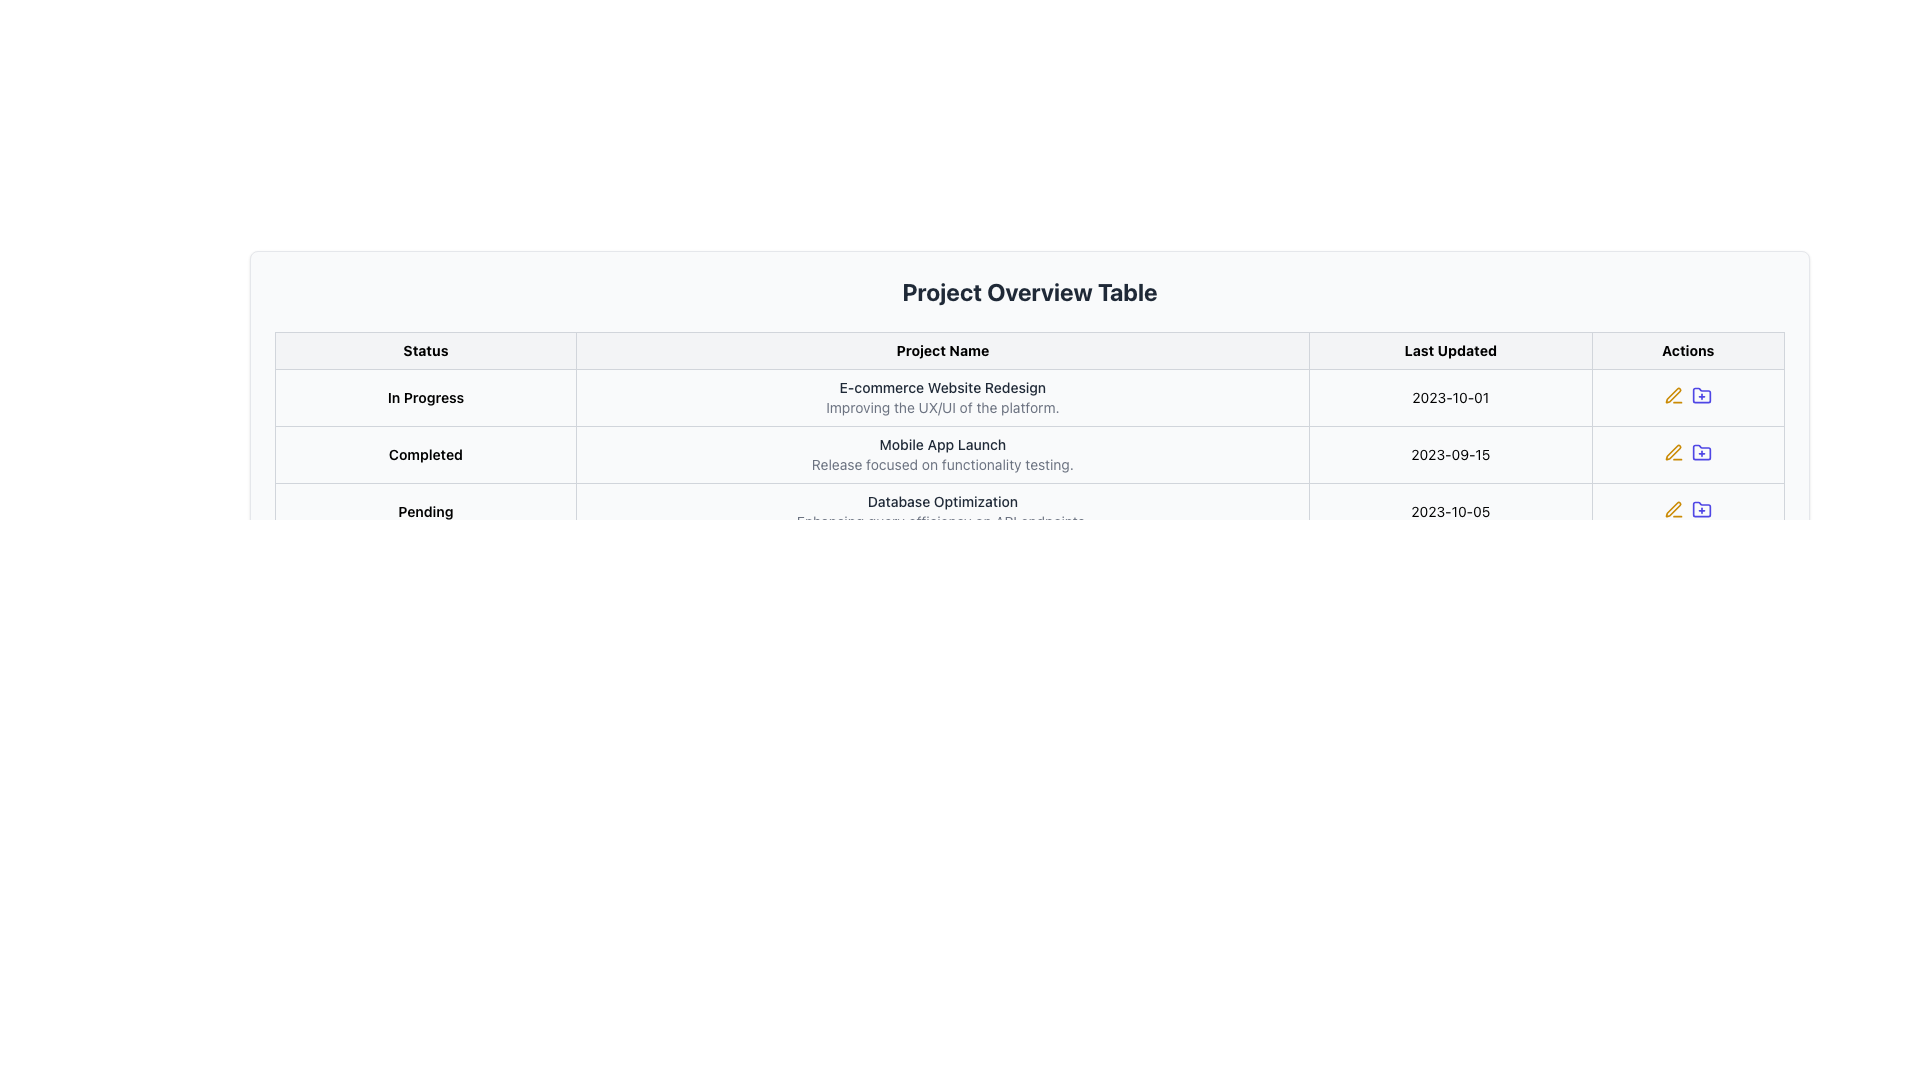  Describe the element at coordinates (941, 455) in the screenshot. I see `the text element displaying 'Mobile App Launch' in the second cell of the 'Project Name' column under the 'Completed' row` at that location.